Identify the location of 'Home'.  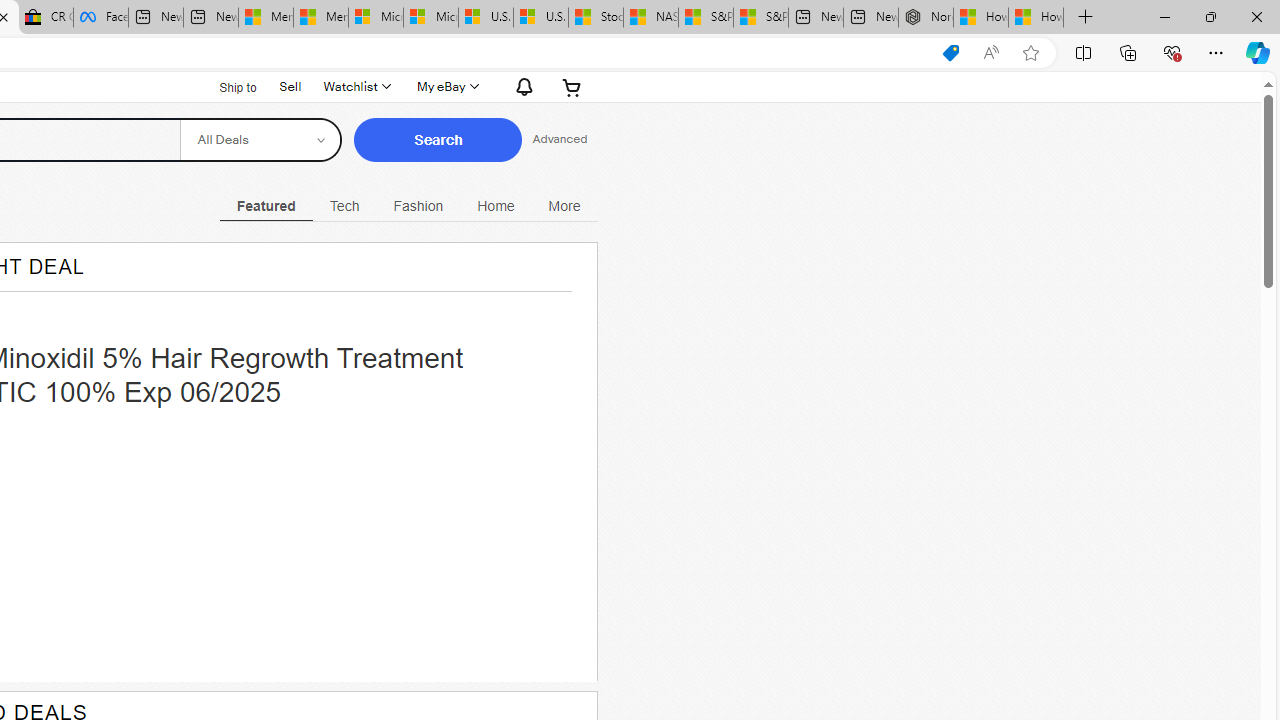
(496, 205).